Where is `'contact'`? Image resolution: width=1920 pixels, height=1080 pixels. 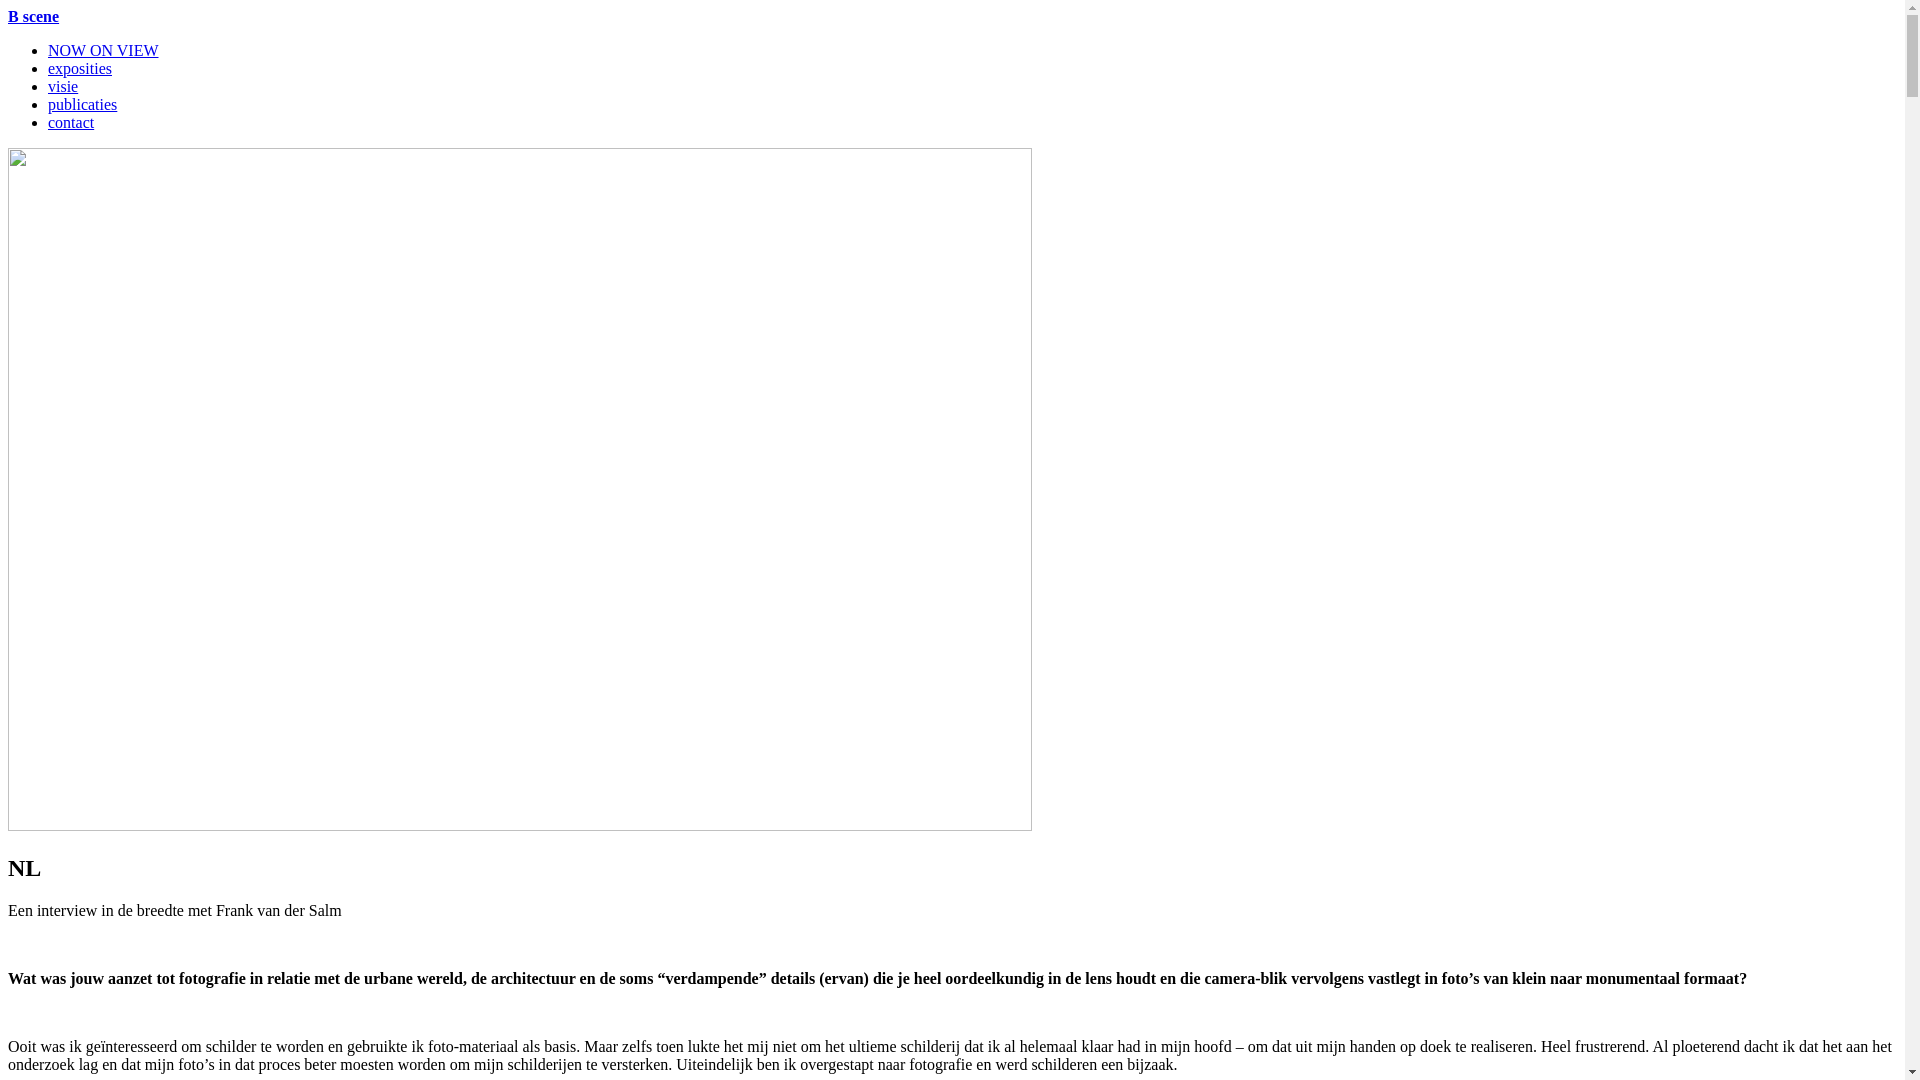 'contact' is located at coordinates (71, 122).